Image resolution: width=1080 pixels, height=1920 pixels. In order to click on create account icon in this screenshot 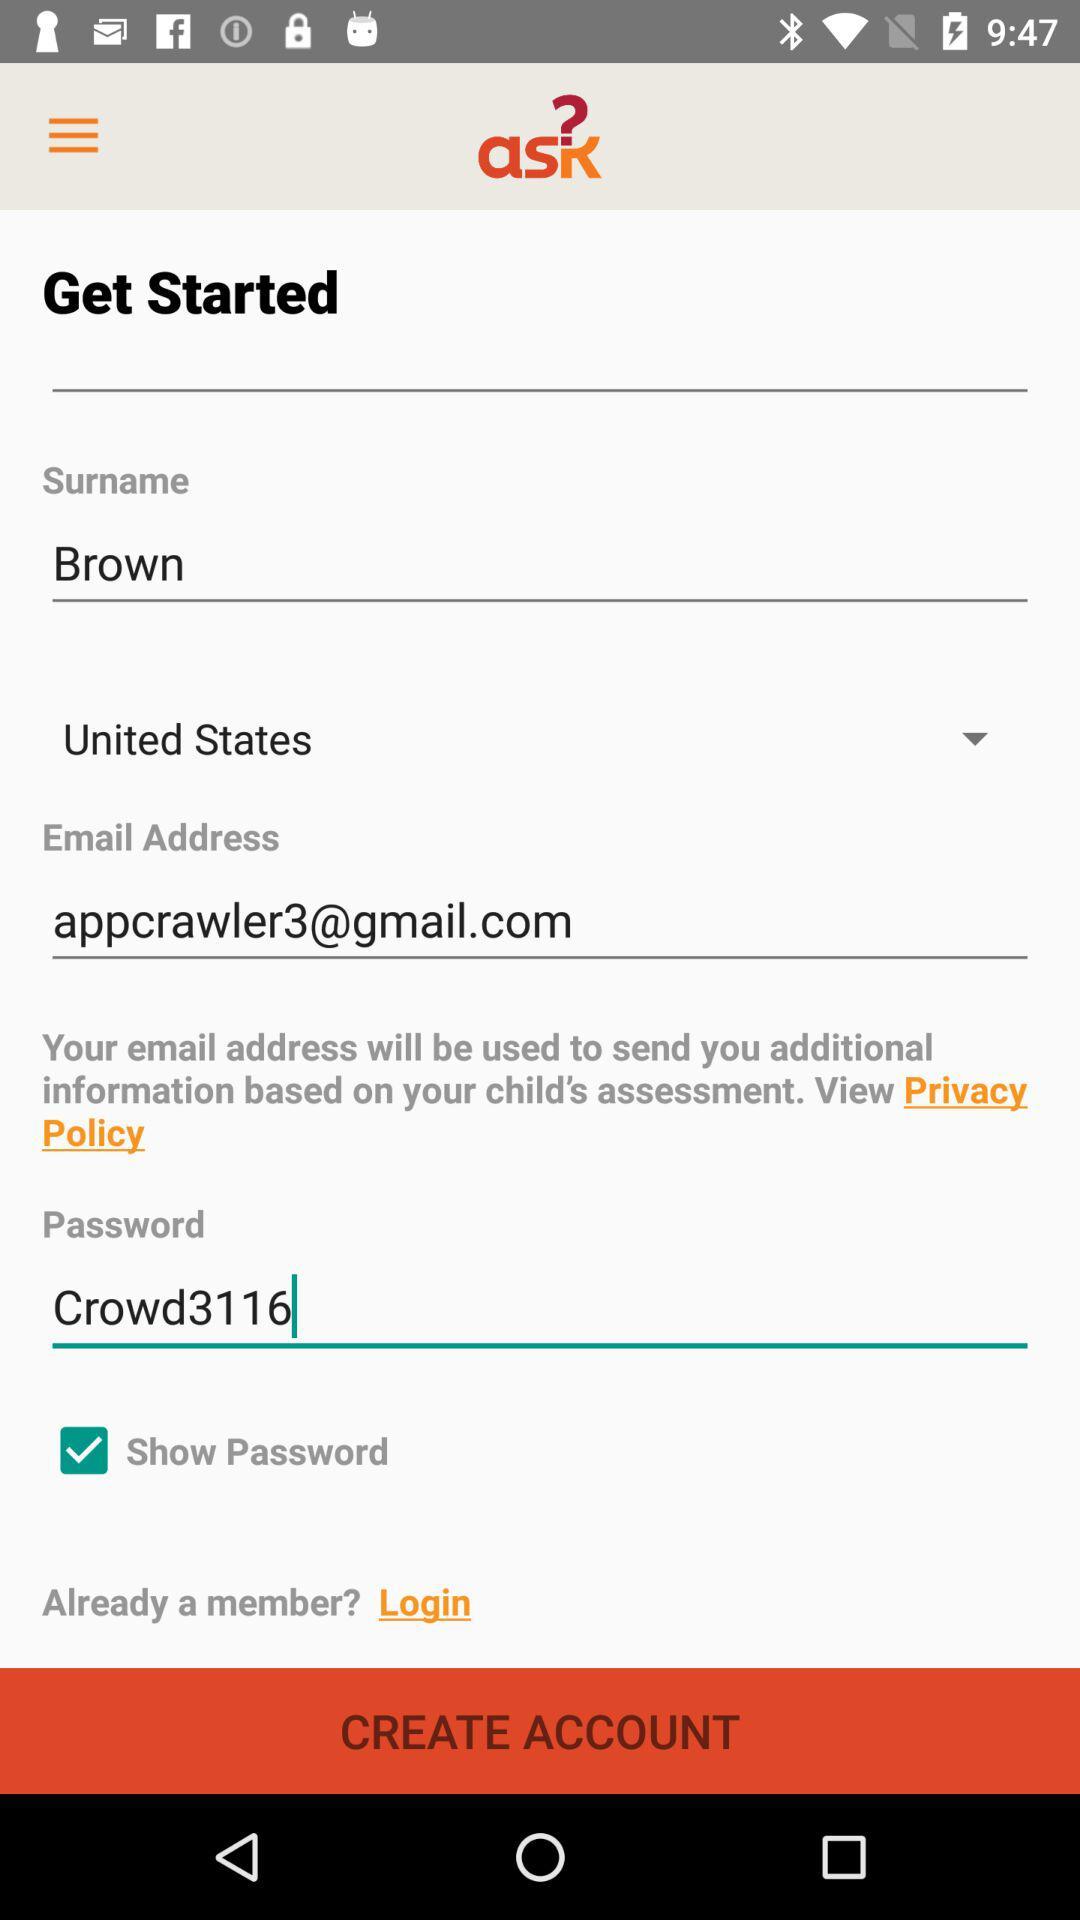, I will do `click(540, 1730)`.